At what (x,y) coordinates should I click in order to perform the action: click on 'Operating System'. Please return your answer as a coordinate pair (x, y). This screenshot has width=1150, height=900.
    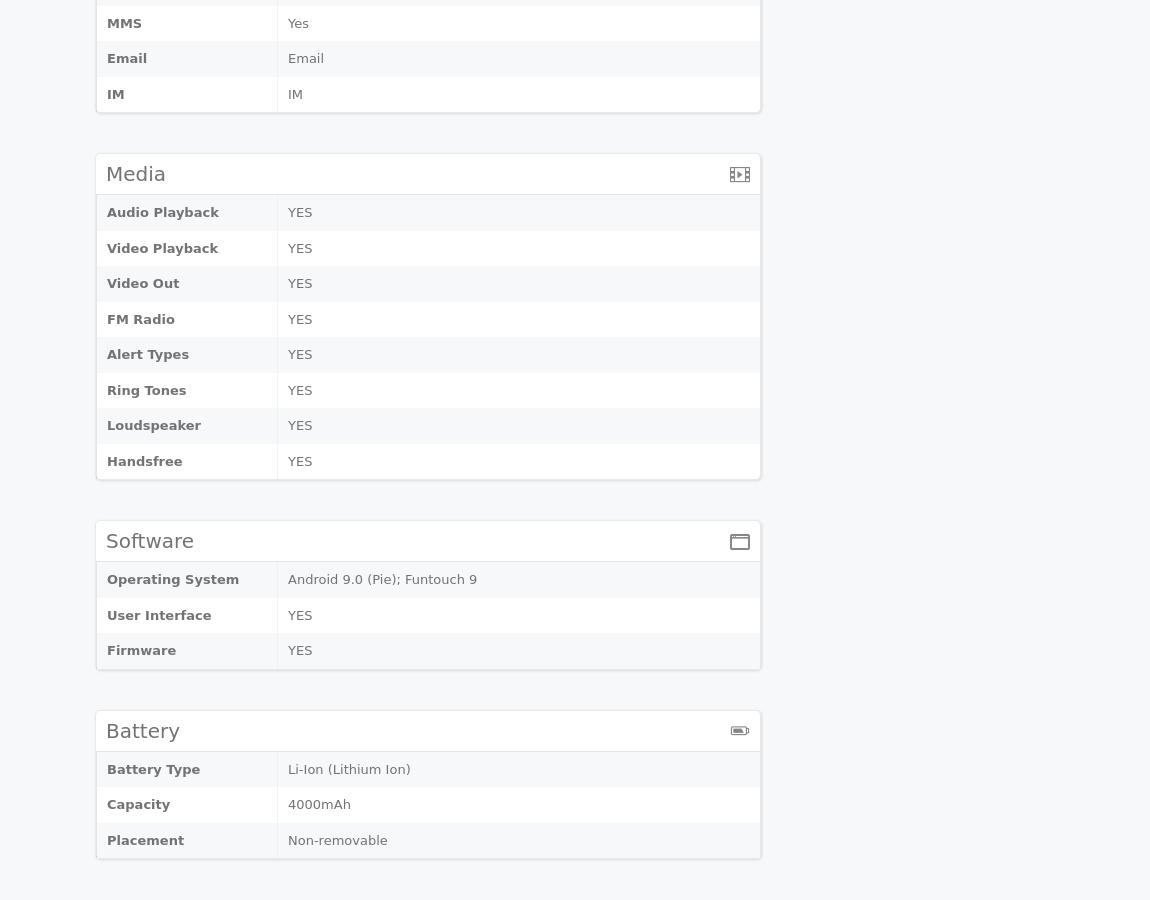
    Looking at the image, I should click on (171, 579).